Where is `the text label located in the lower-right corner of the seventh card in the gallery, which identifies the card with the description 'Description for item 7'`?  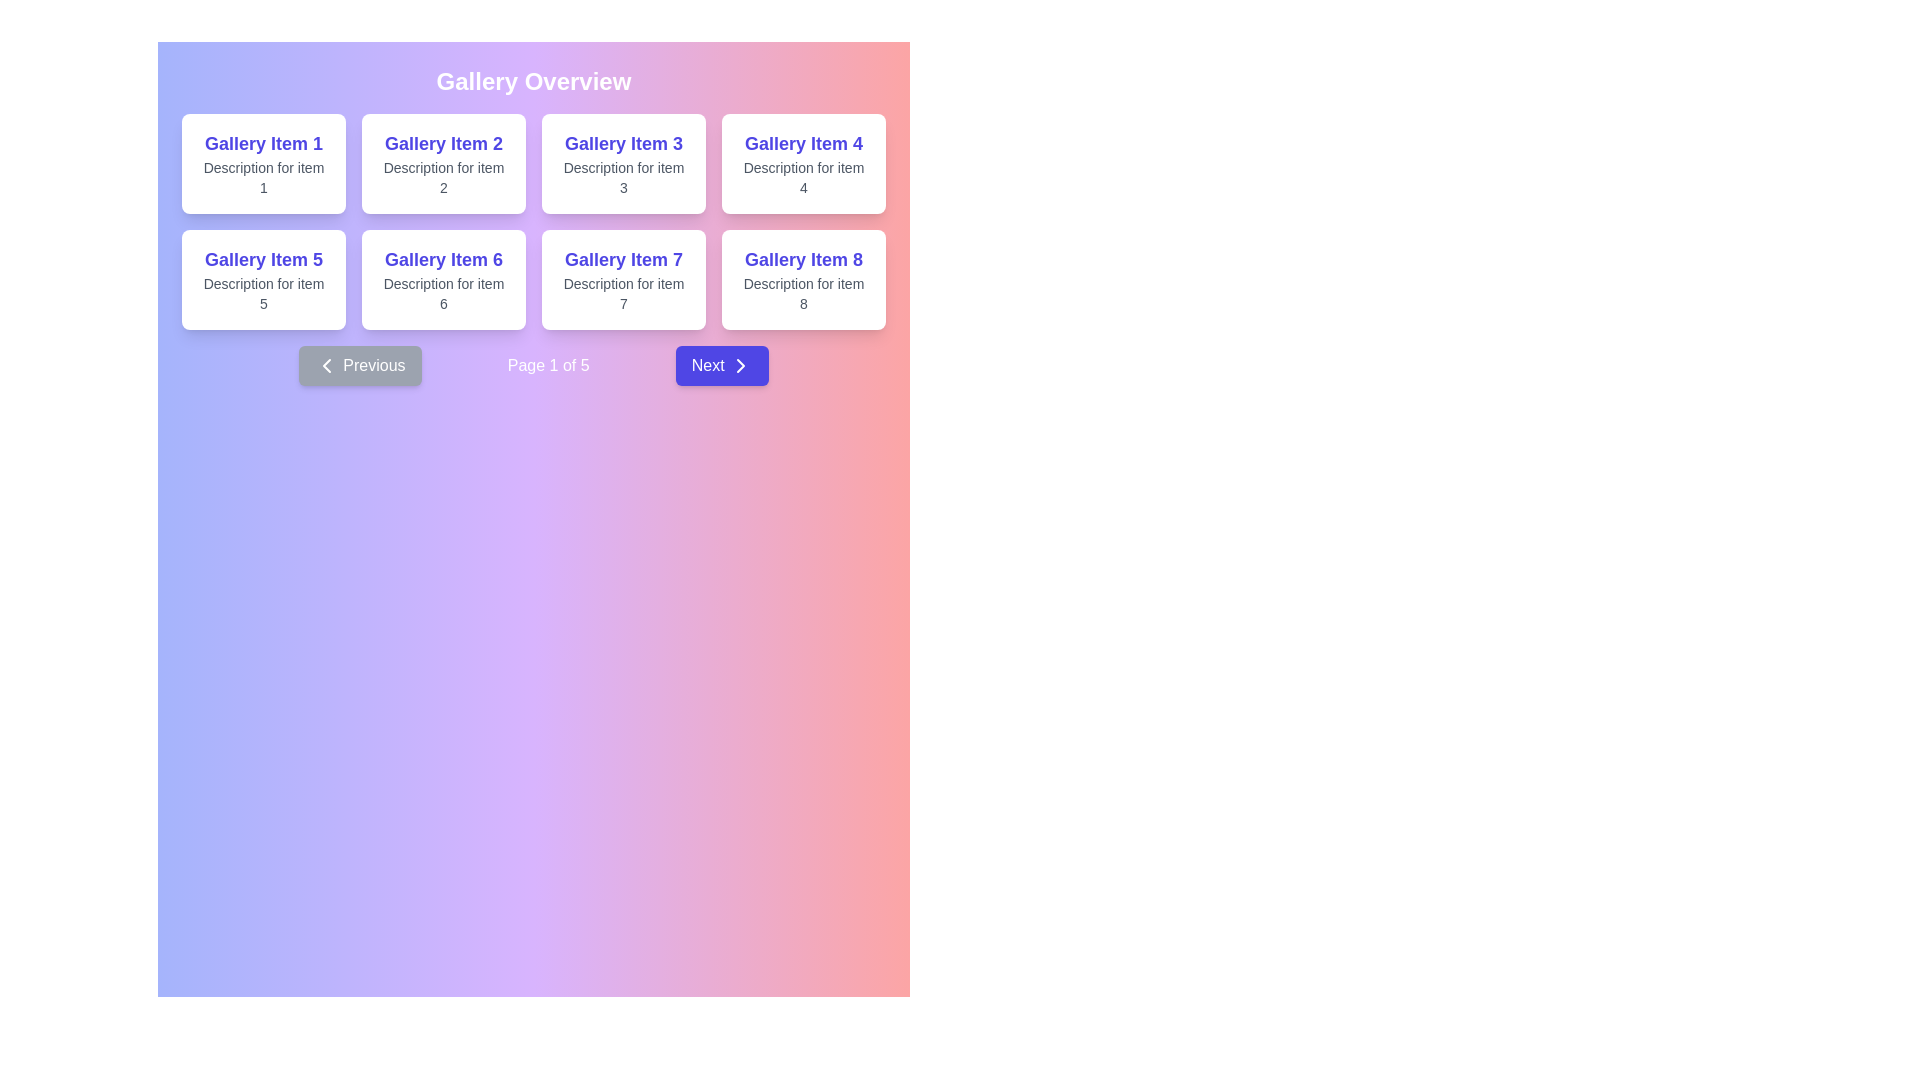 the text label located in the lower-right corner of the seventh card in the gallery, which identifies the card with the description 'Description for item 7' is located at coordinates (623, 258).